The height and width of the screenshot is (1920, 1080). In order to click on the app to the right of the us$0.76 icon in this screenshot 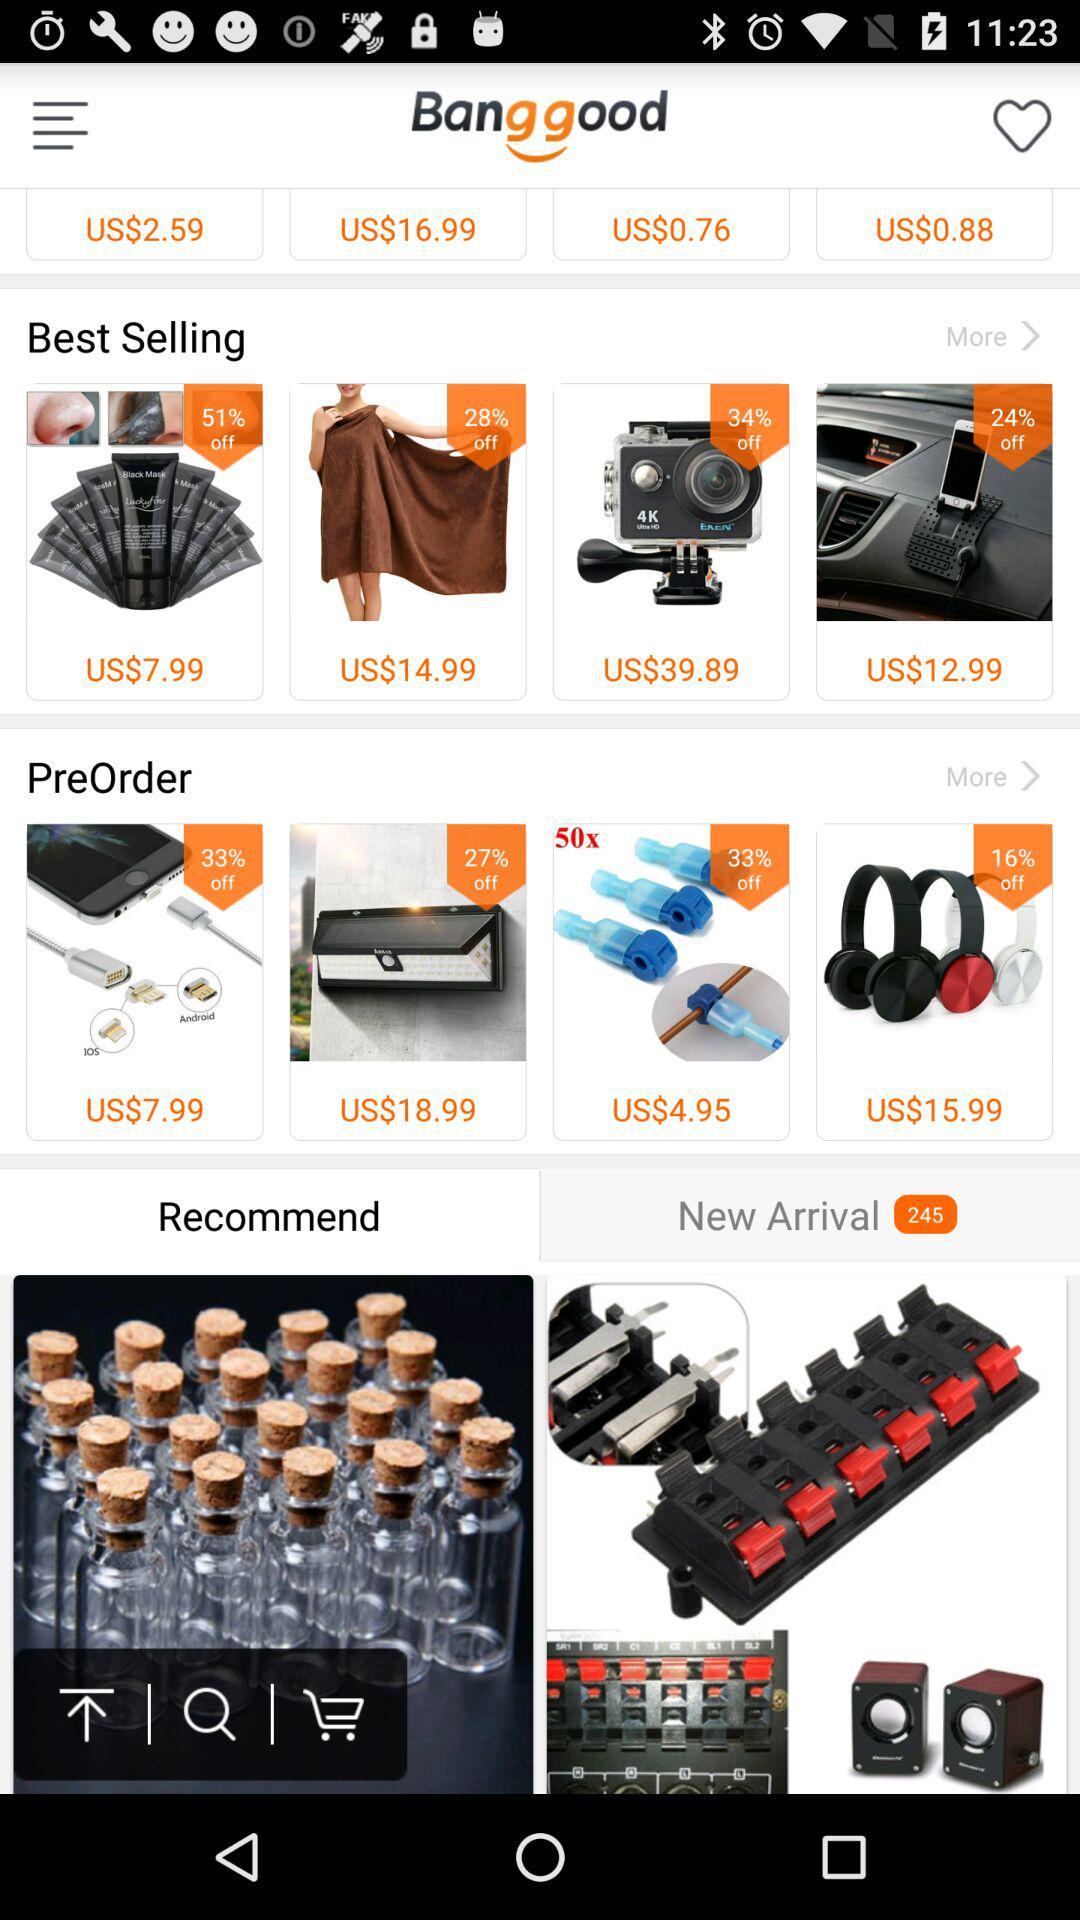, I will do `click(1022, 124)`.